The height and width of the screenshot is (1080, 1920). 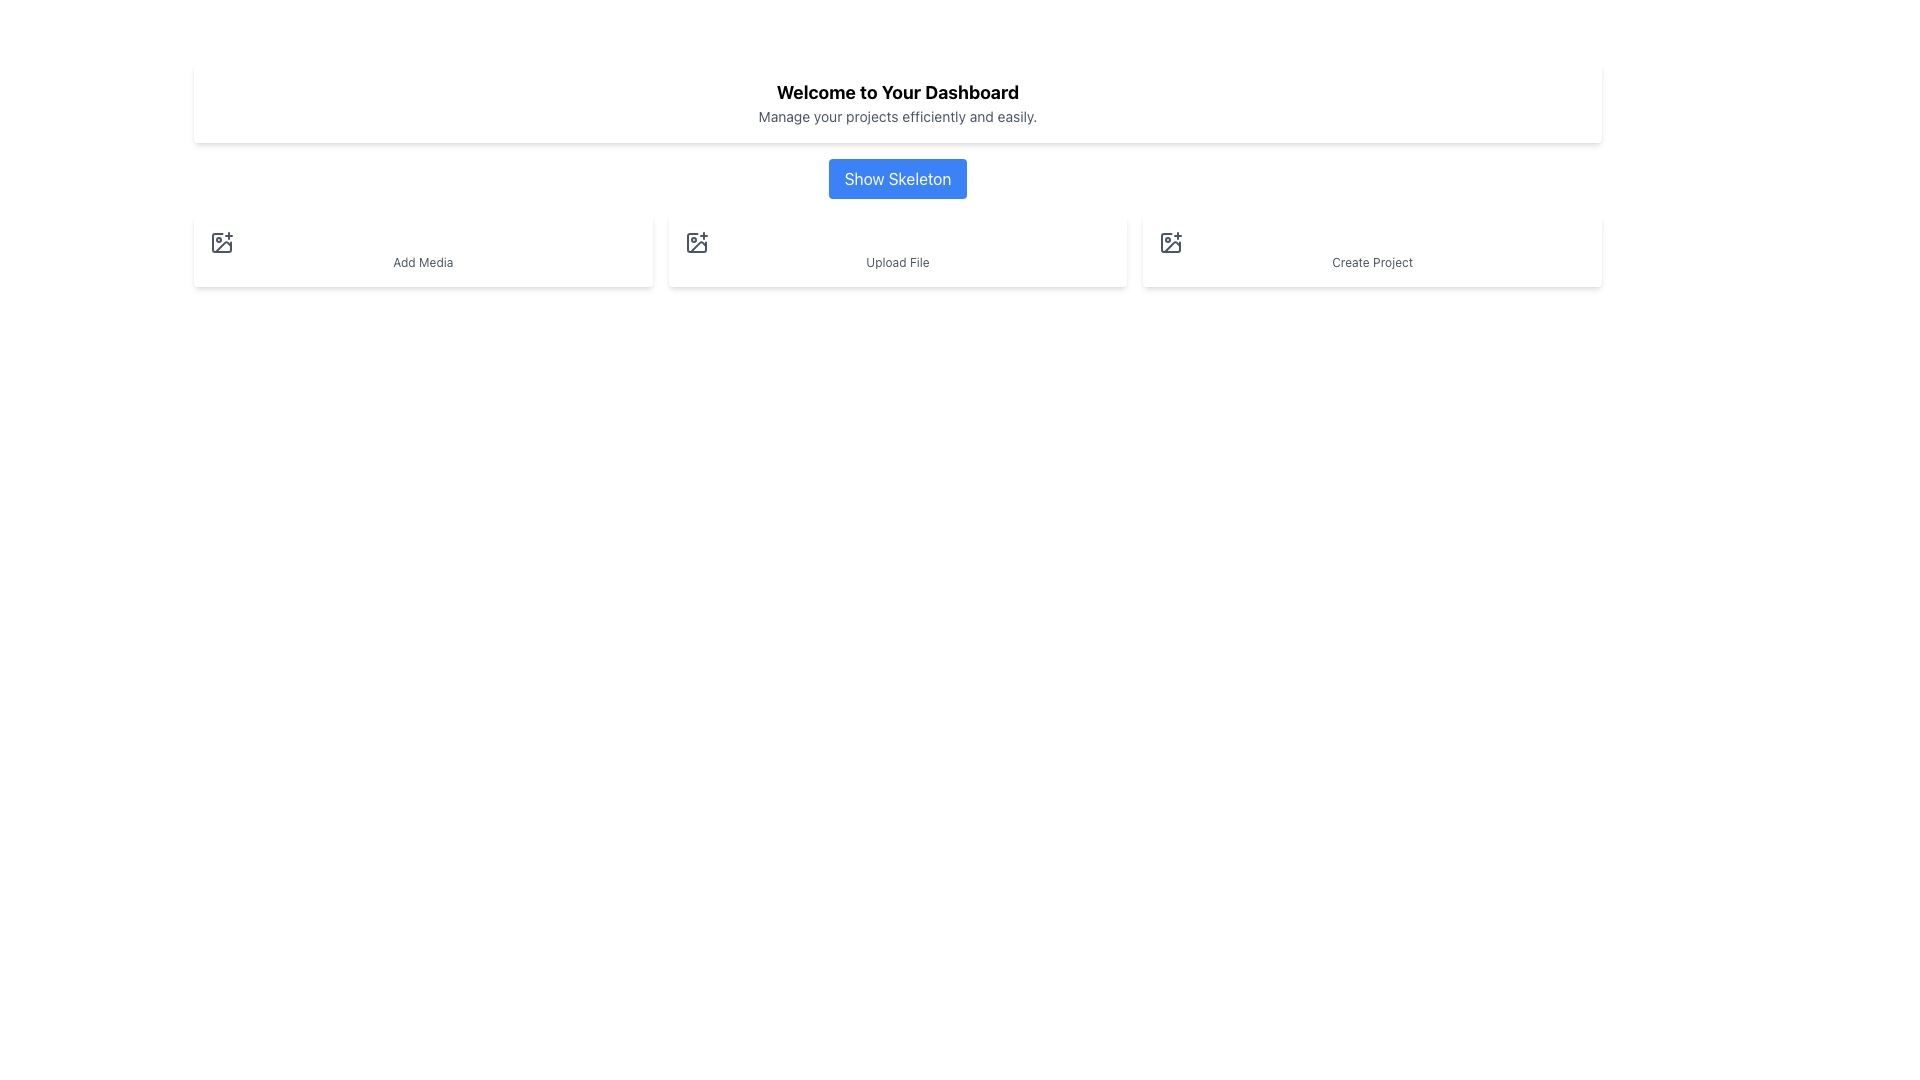 What do you see at coordinates (221, 242) in the screenshot?
I see `the 'Add Media' icon located in the top-left region of the 'Add Media' card` at bounding box center [221, 242].